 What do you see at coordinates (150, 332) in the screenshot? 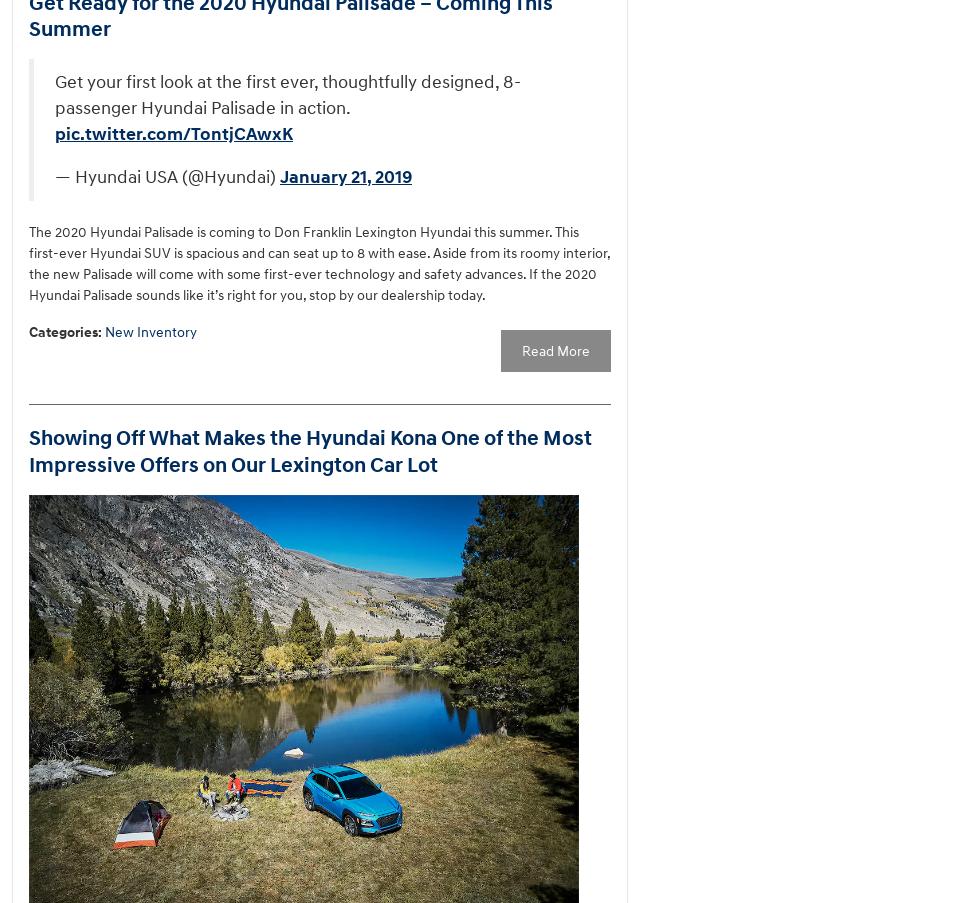
I see `'New Inventory'` at bounding box center [150, 332].